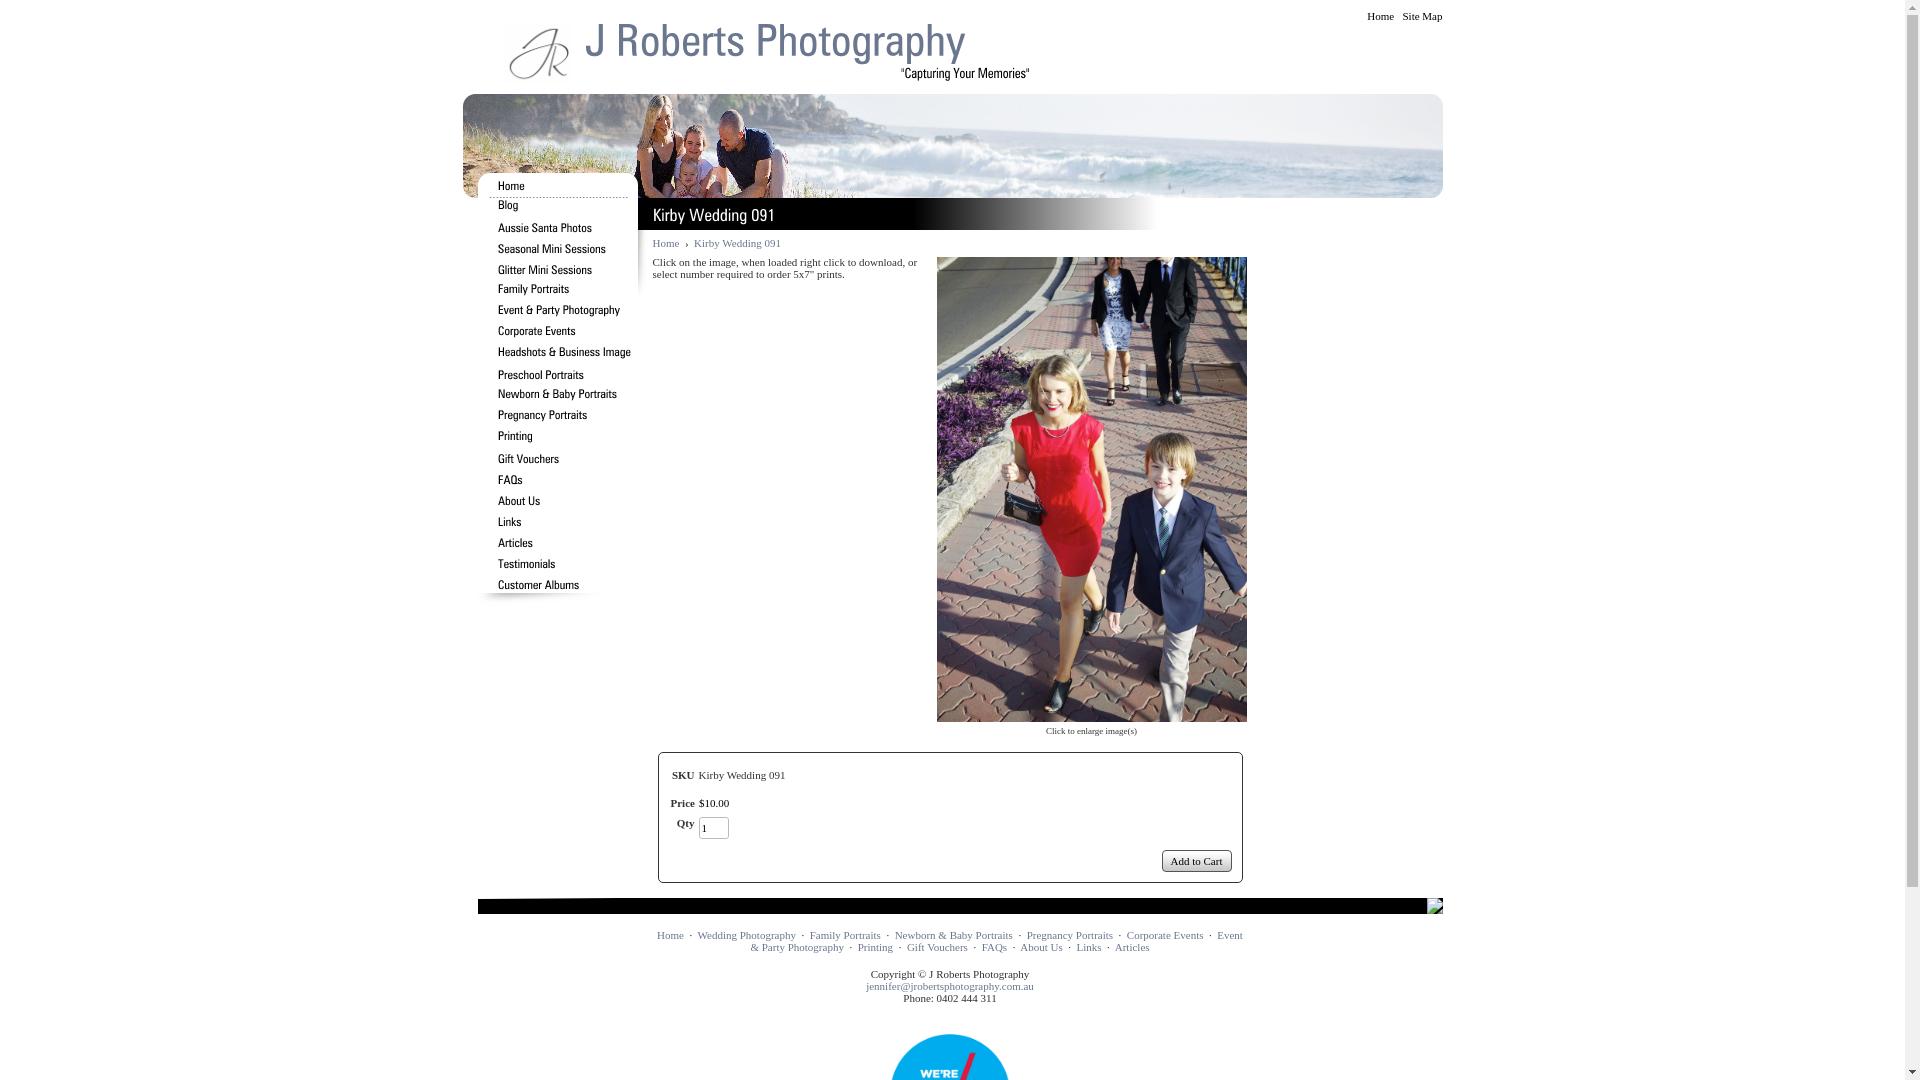 The width and height of the screenshot is (1920, 1080). Describe the element at coordinates (935, 715) in the screenshot. I see `'Kirby Wedding 091'` at that location.